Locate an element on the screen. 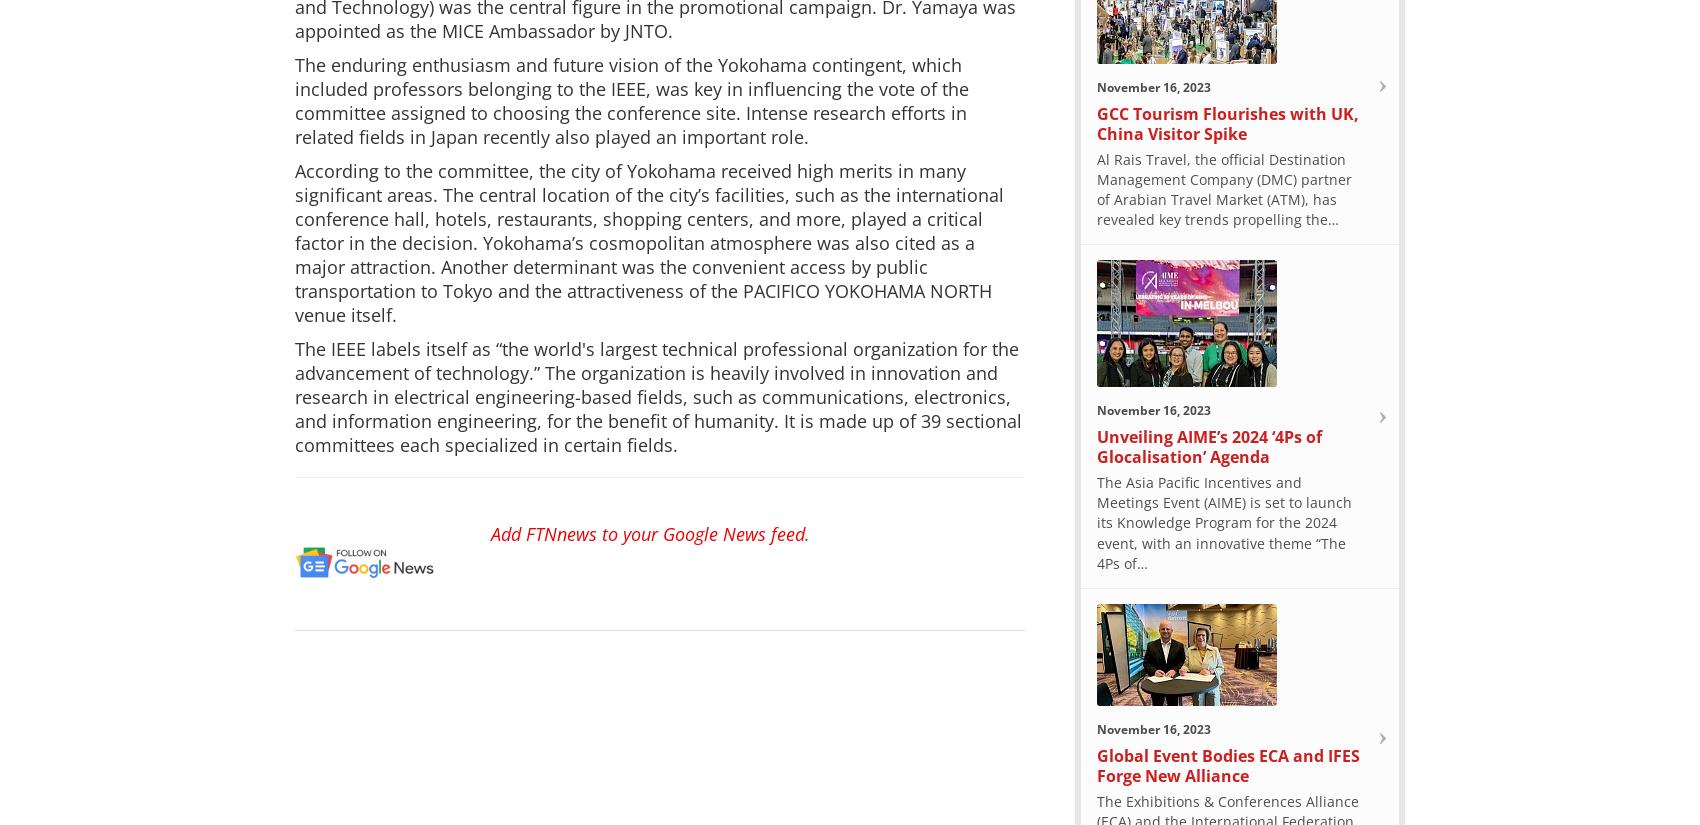 Image resolution: width=1700 pixels, height=825 pixels. 'The Asia Pacific Incentives and Meetings Event (AIME) is set to launch its Knowledge Program for the 2024 event, with an innovative theme “The 4Ps of…' is located at coordinates (1097, 521).